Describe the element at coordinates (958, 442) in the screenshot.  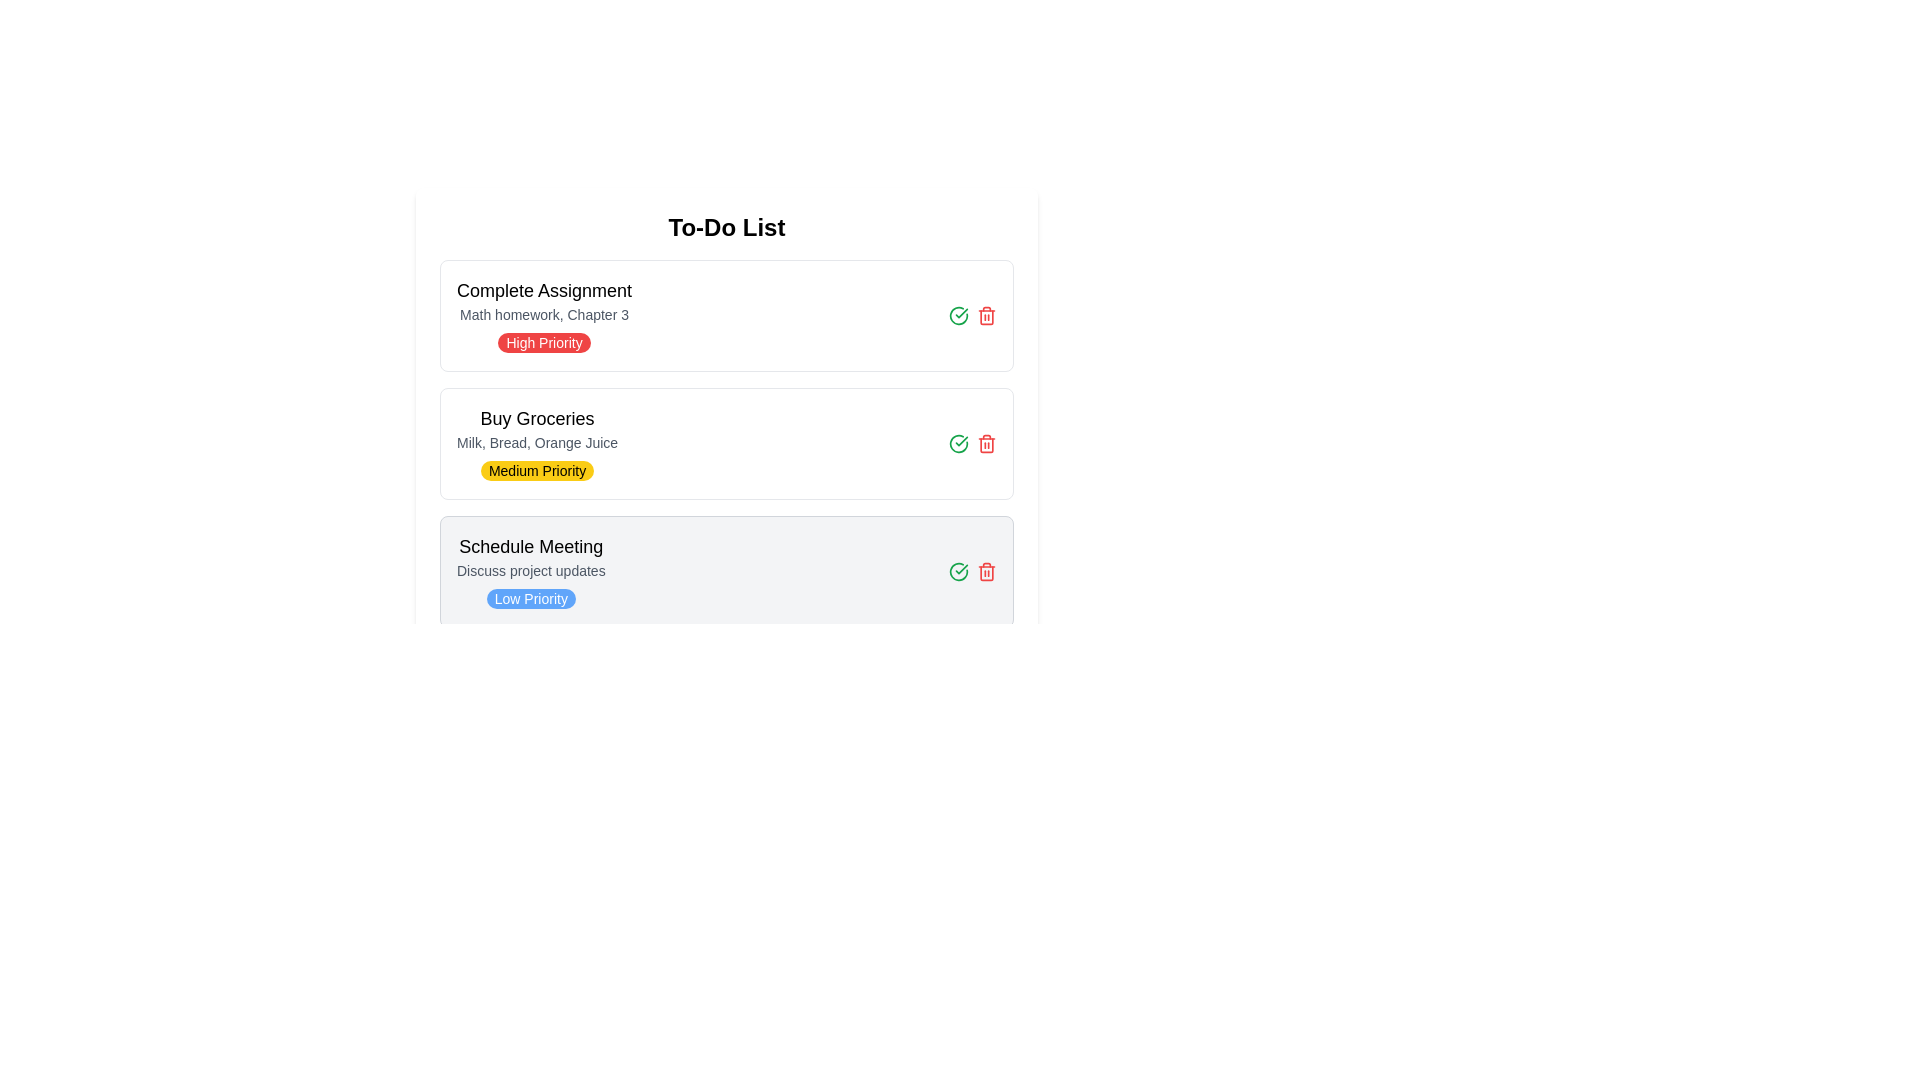
I see `the circular green Completion indicator button with a checkmark, located to the right of the 'Complete Assignment' task, to potentially display additional information` at that location.